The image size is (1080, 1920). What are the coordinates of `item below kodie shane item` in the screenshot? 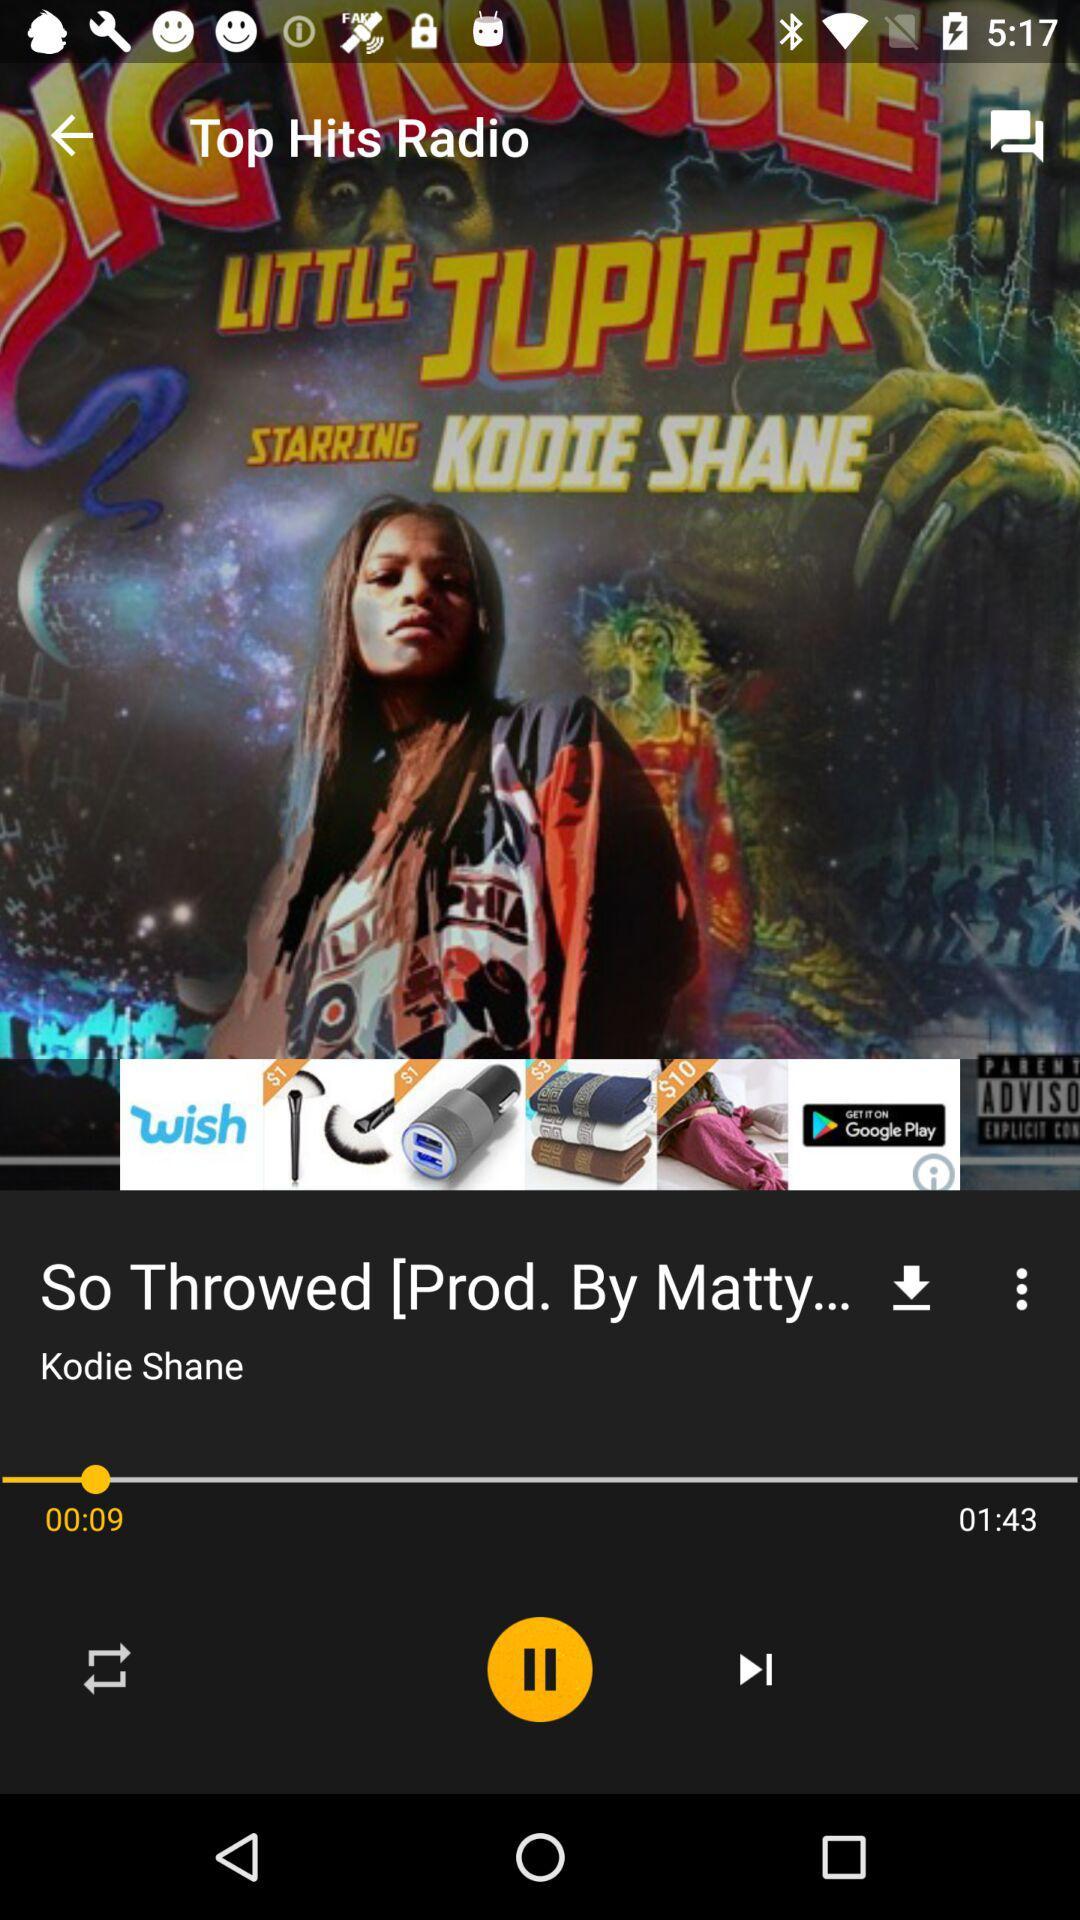 It's located at (540, 1479).